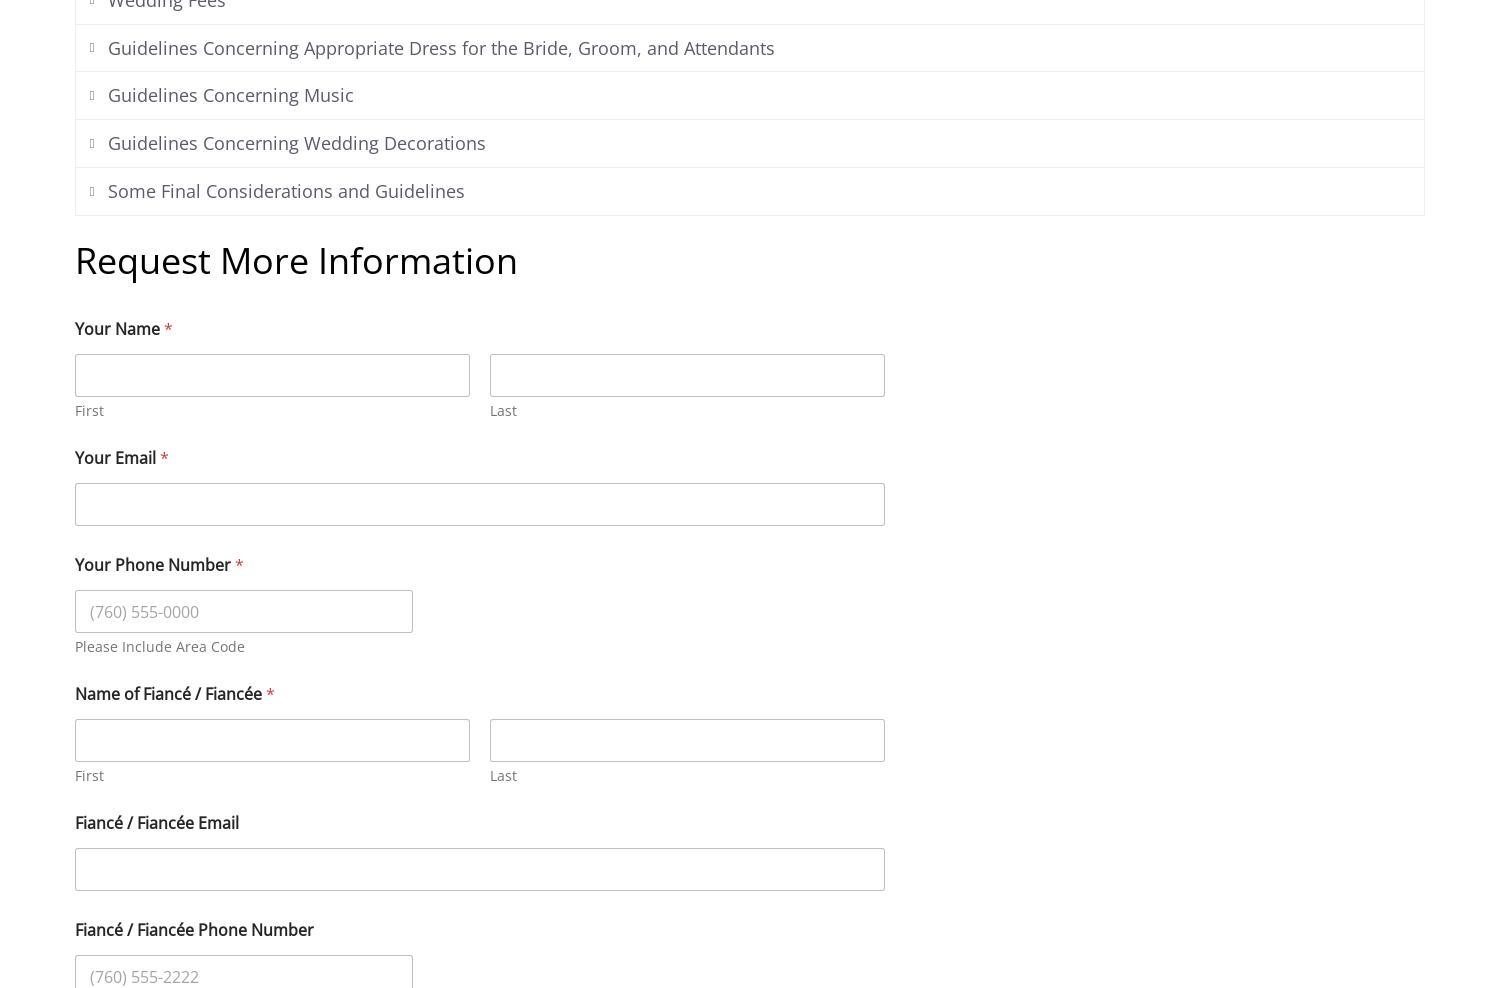 This screenshot has height=988, width=1500. Describe the element at coordinates (439, 46) in the screenshot. I see `'Guidelines Concerning Appropriate Dress for the Bride, Groom, and Attendants'` at that location.